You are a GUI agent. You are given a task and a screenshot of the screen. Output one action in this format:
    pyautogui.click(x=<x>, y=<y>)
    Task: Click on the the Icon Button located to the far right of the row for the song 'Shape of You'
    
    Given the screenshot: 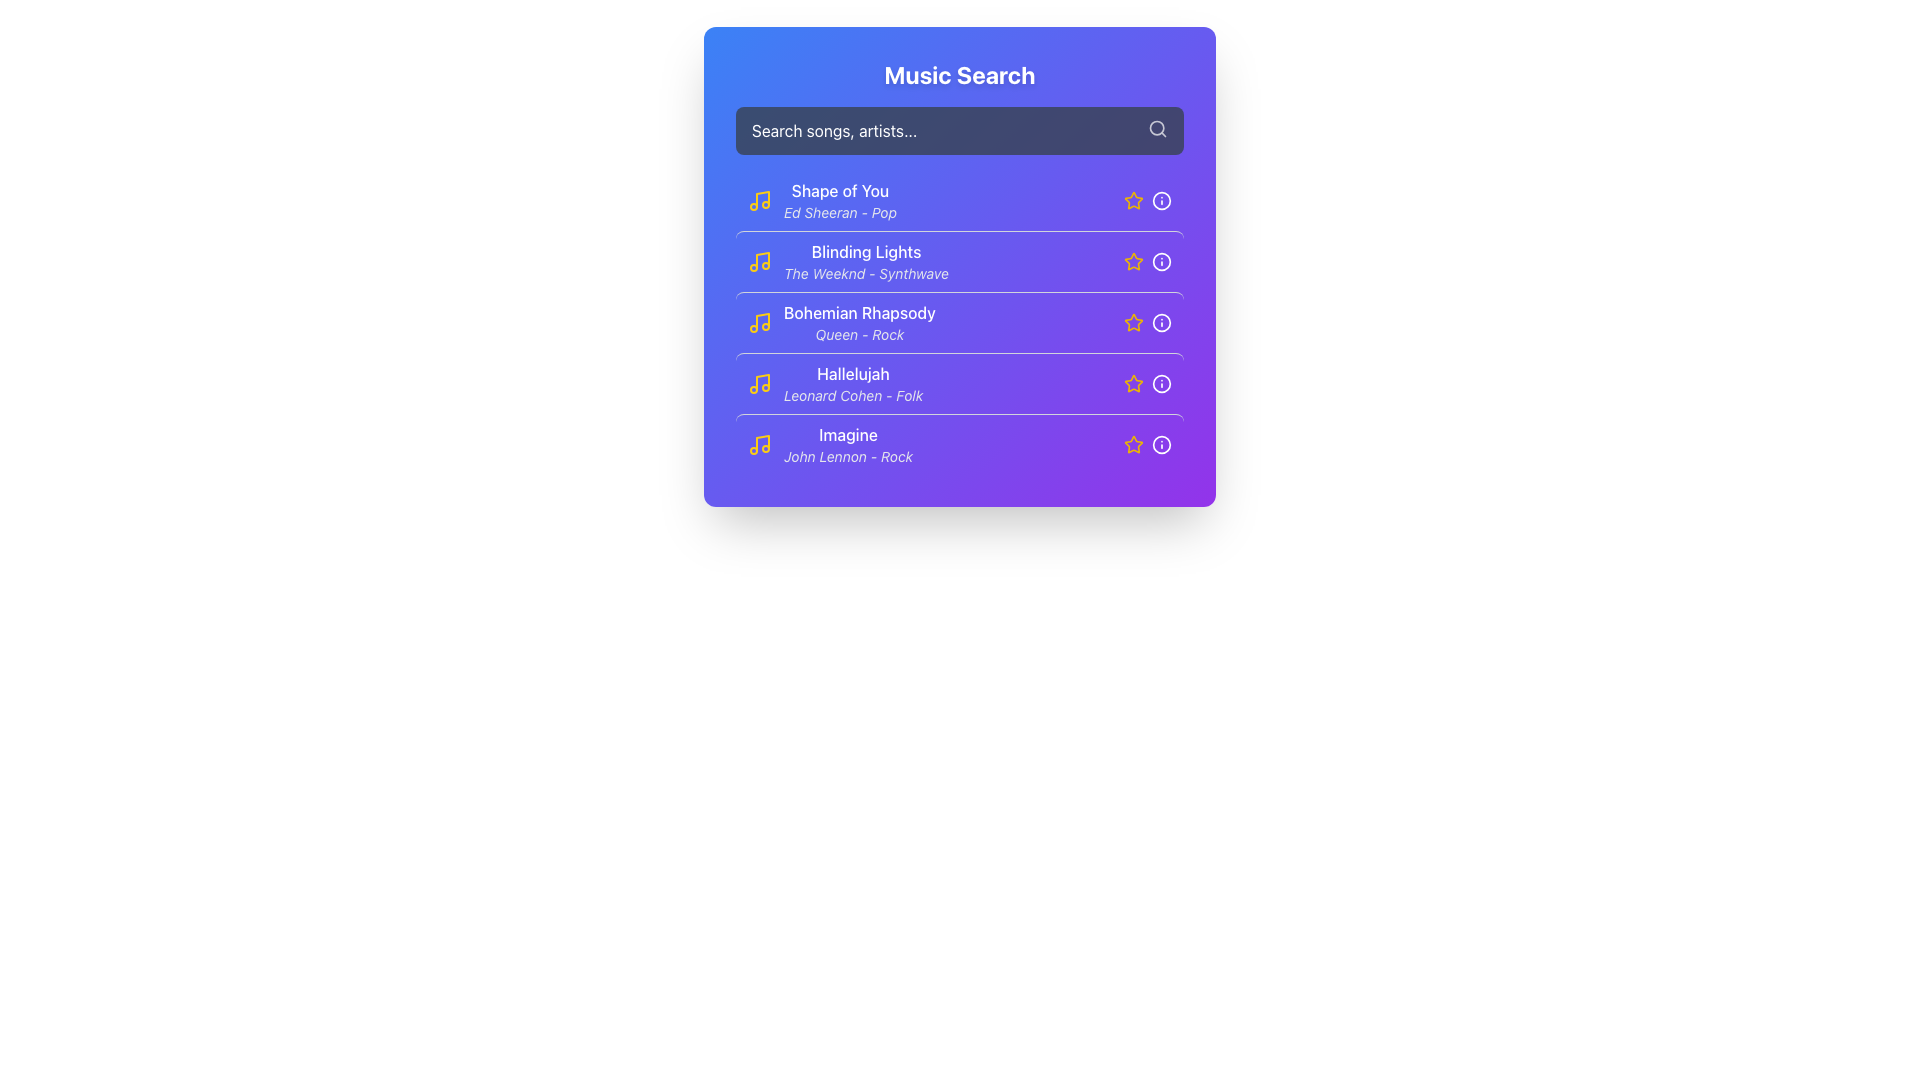 What is the action you would take?
    pyautogui.click(x=1161, y=200)
    